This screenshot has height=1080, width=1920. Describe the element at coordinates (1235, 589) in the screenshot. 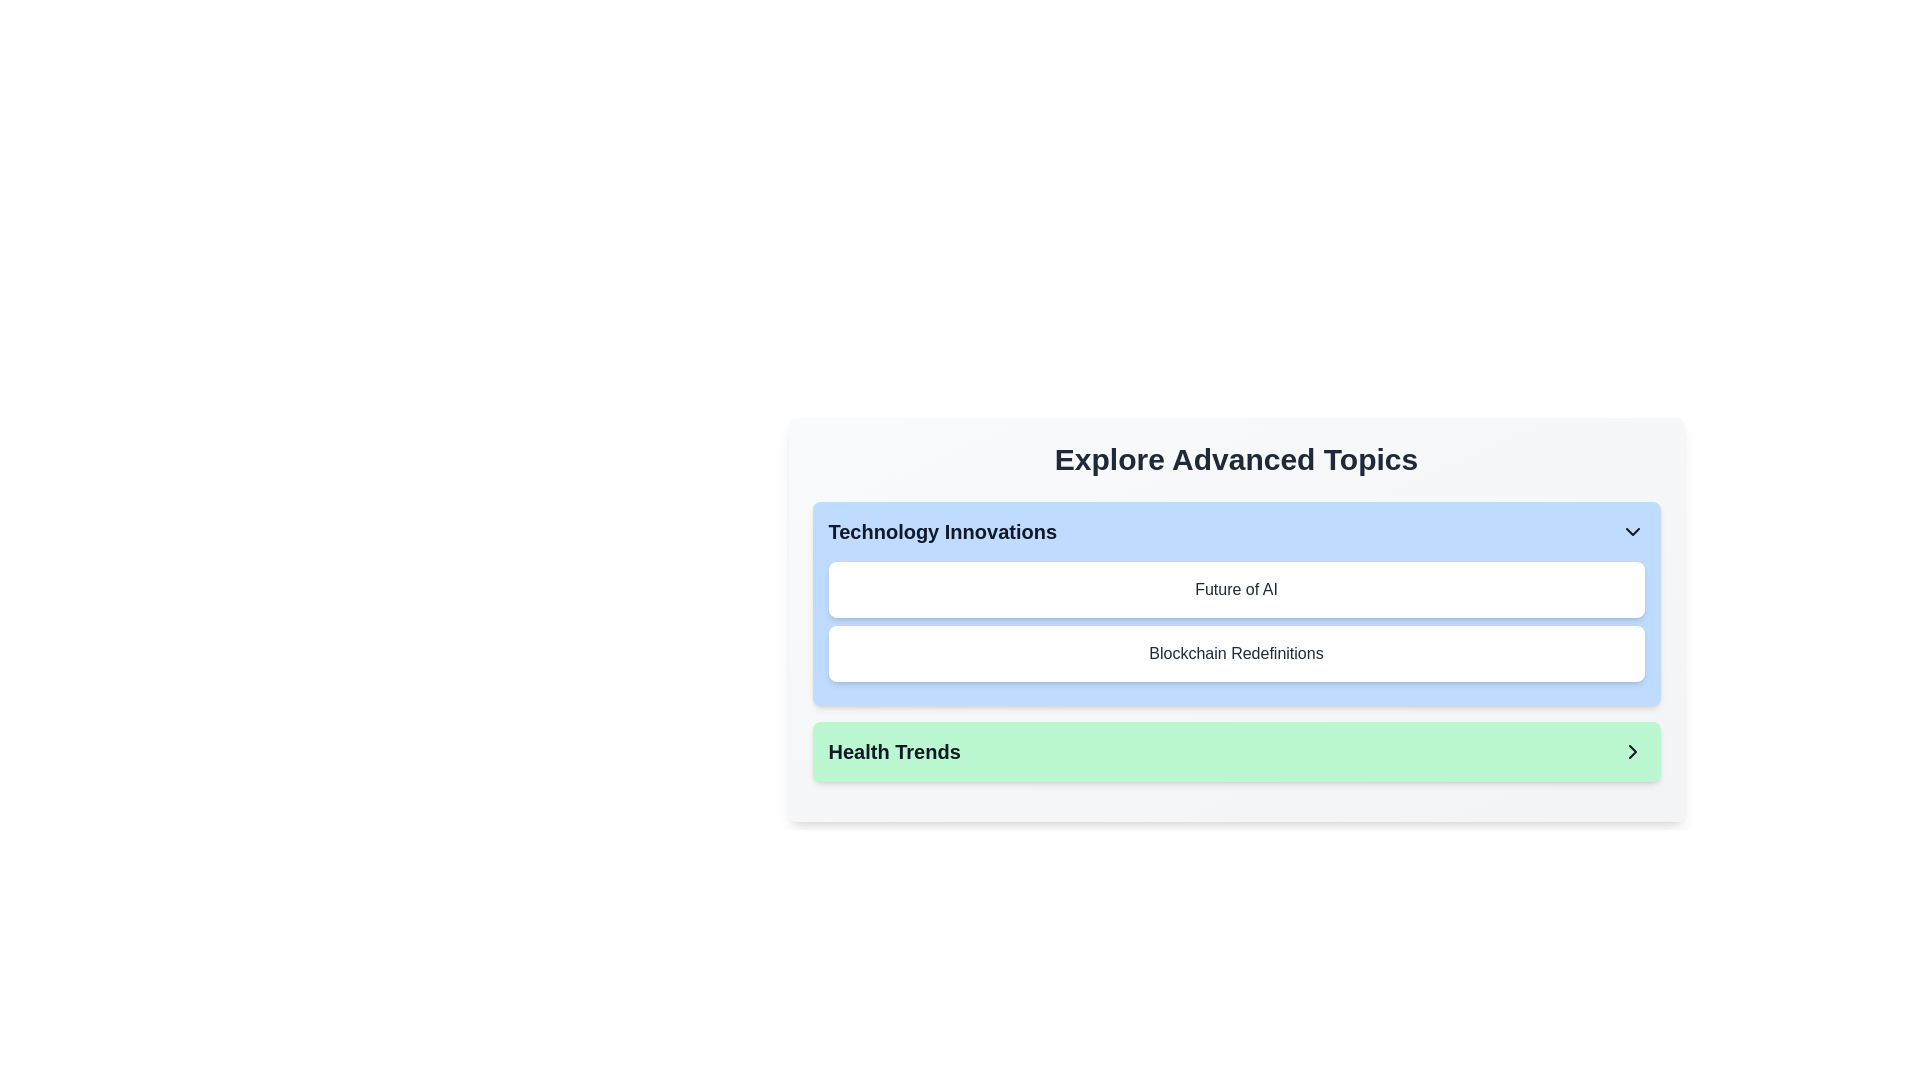

I see `text 'Future of AI' displayed prominently in a bold and modern typeface within the first option of the 'Technology Innovations' section` at that location.